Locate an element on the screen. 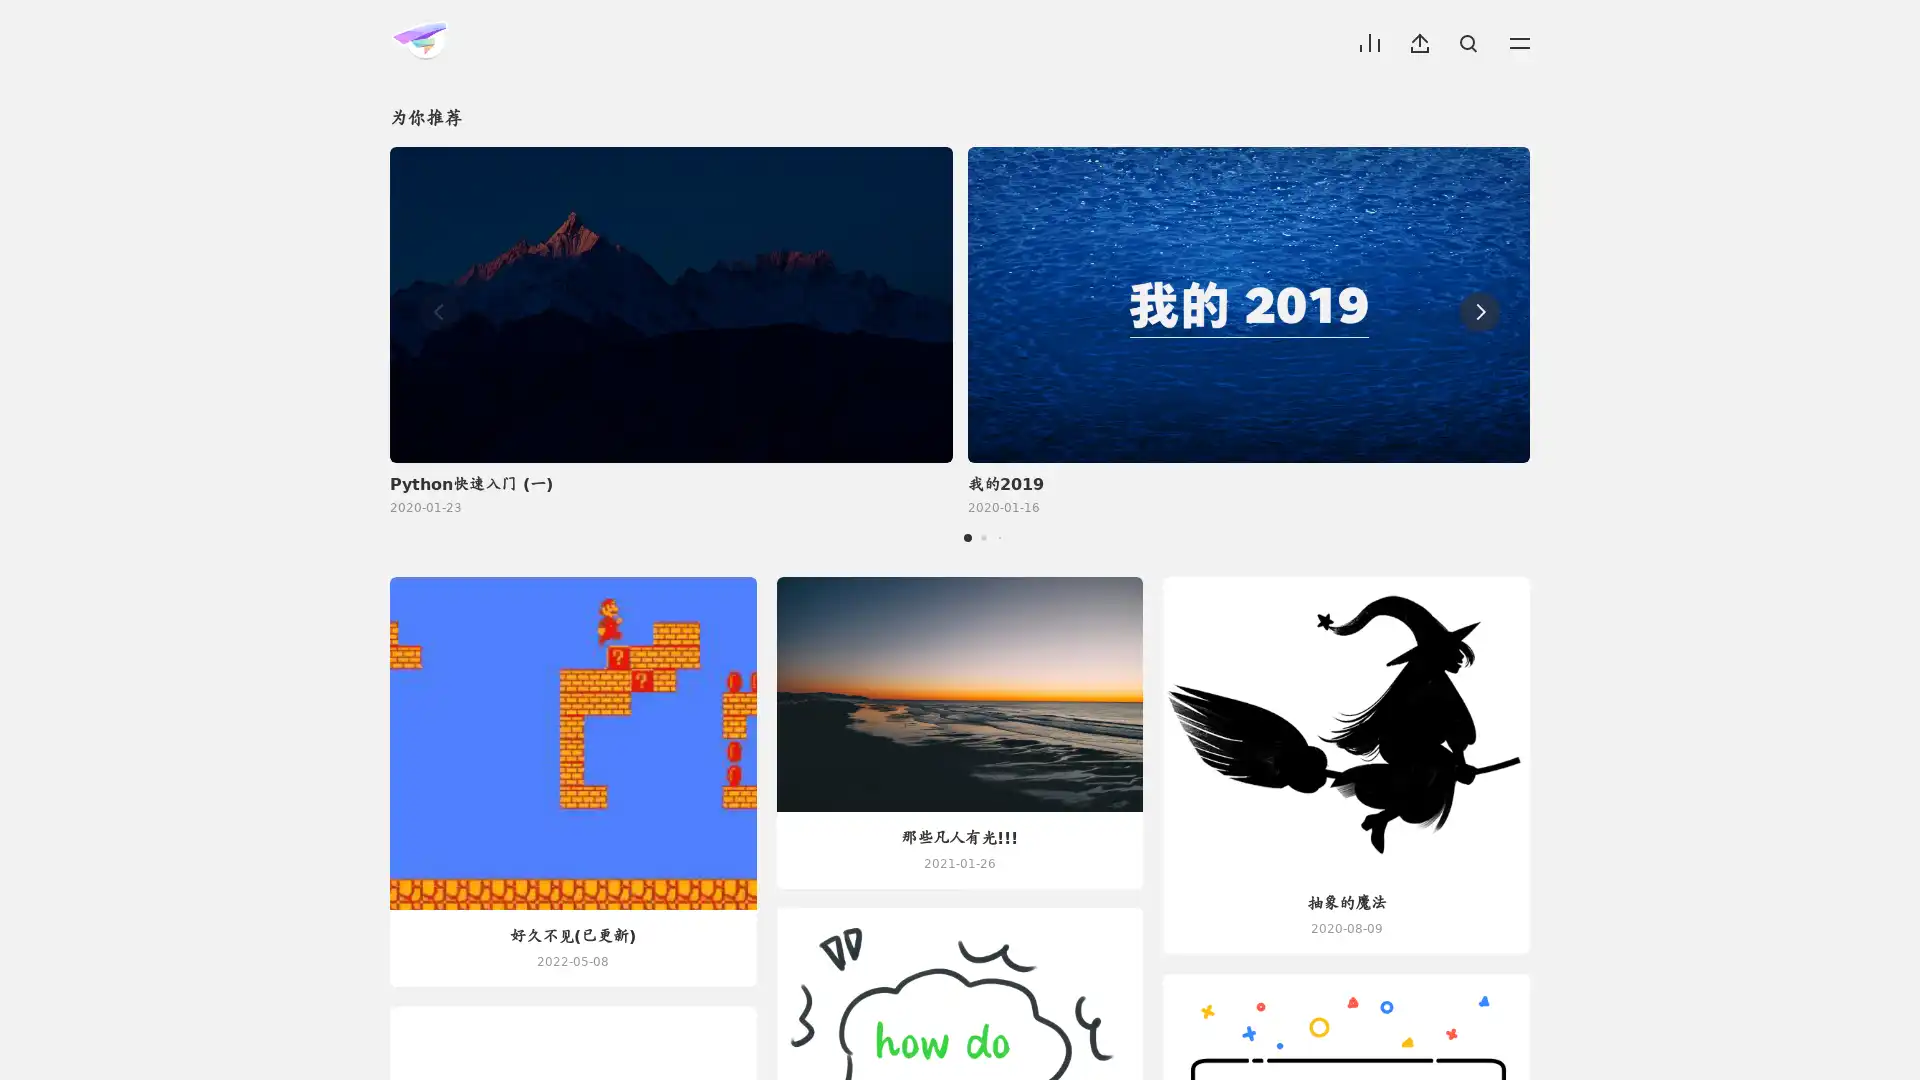 This screenshot has width=1920, height=1080. Go to slide 1 is located at coordinates (966, 536).